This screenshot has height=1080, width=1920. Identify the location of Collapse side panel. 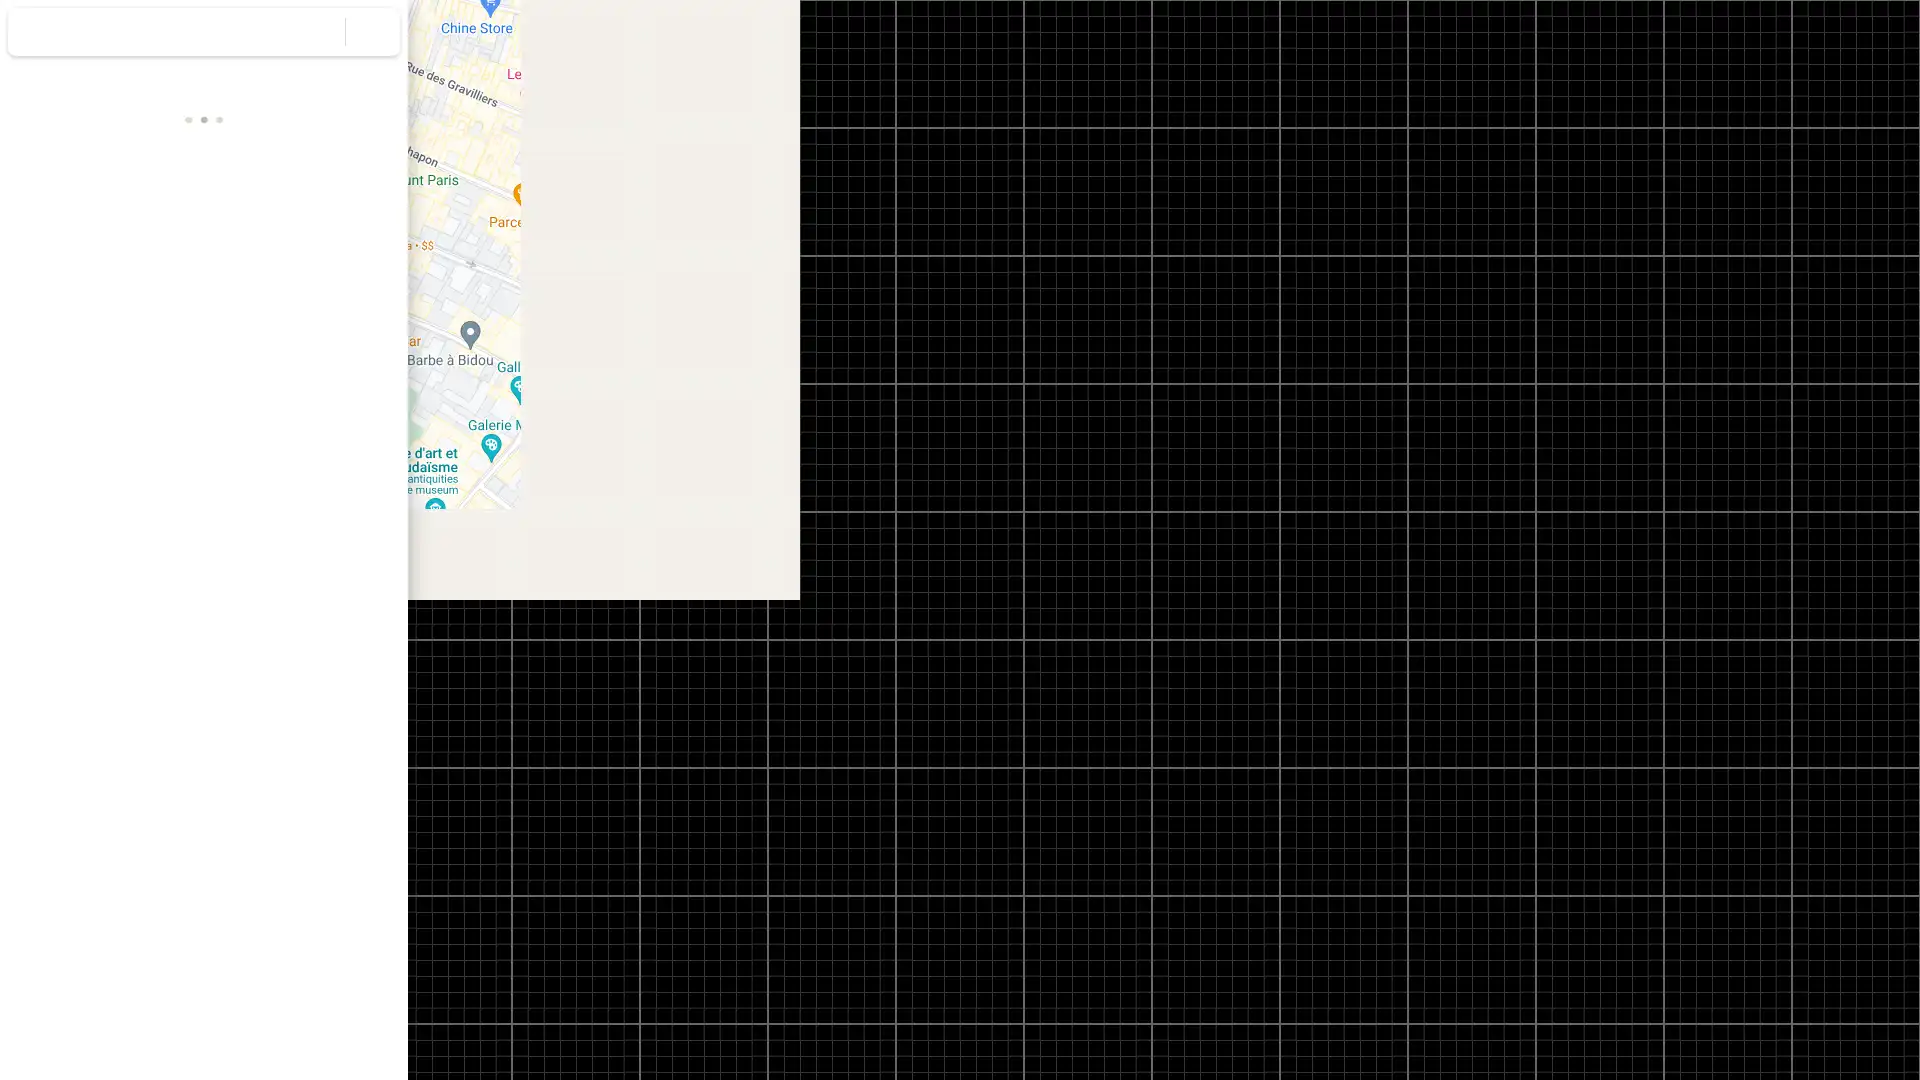
(418, 540).